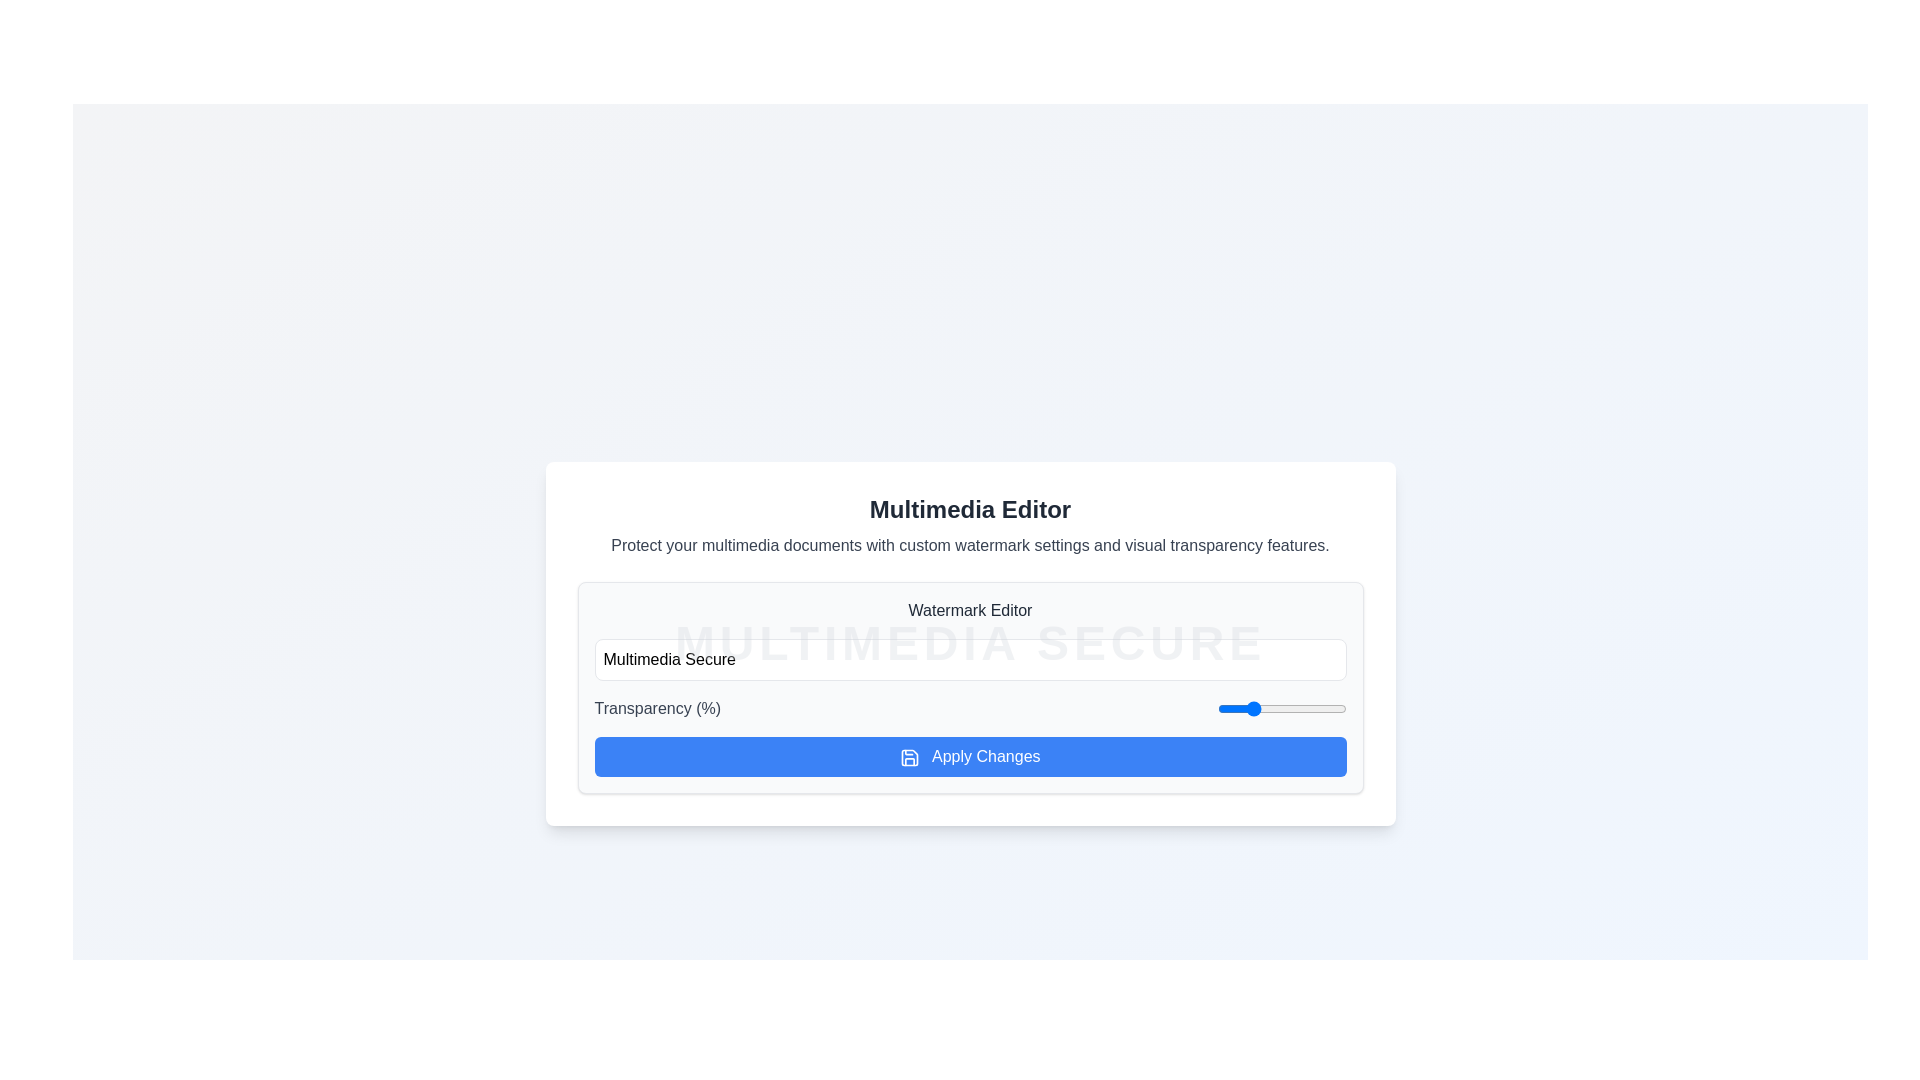 Image resolution: width=1920 pixels, height=1080 pixels. I want to click on transparency, so click(1286, 708).